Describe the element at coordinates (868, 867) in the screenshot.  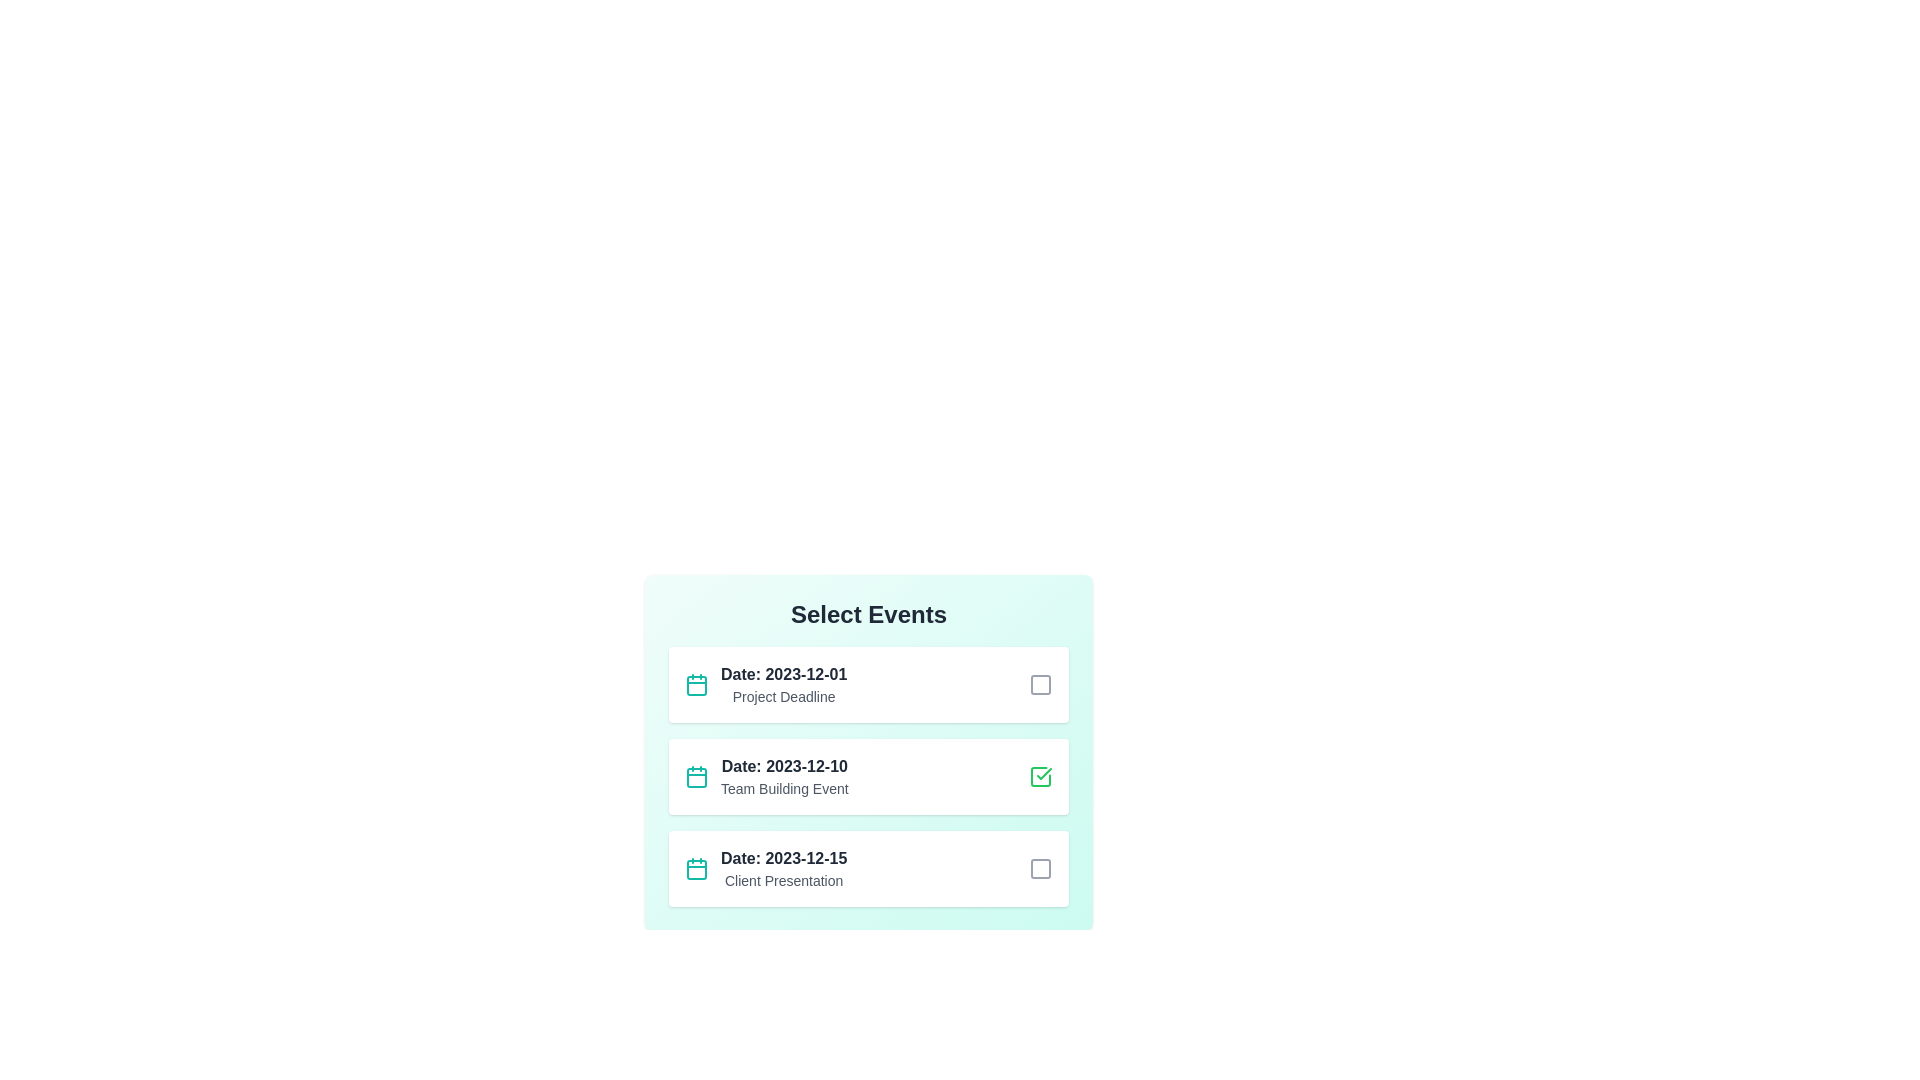
I see `the event item corresponding to 3` at that location.